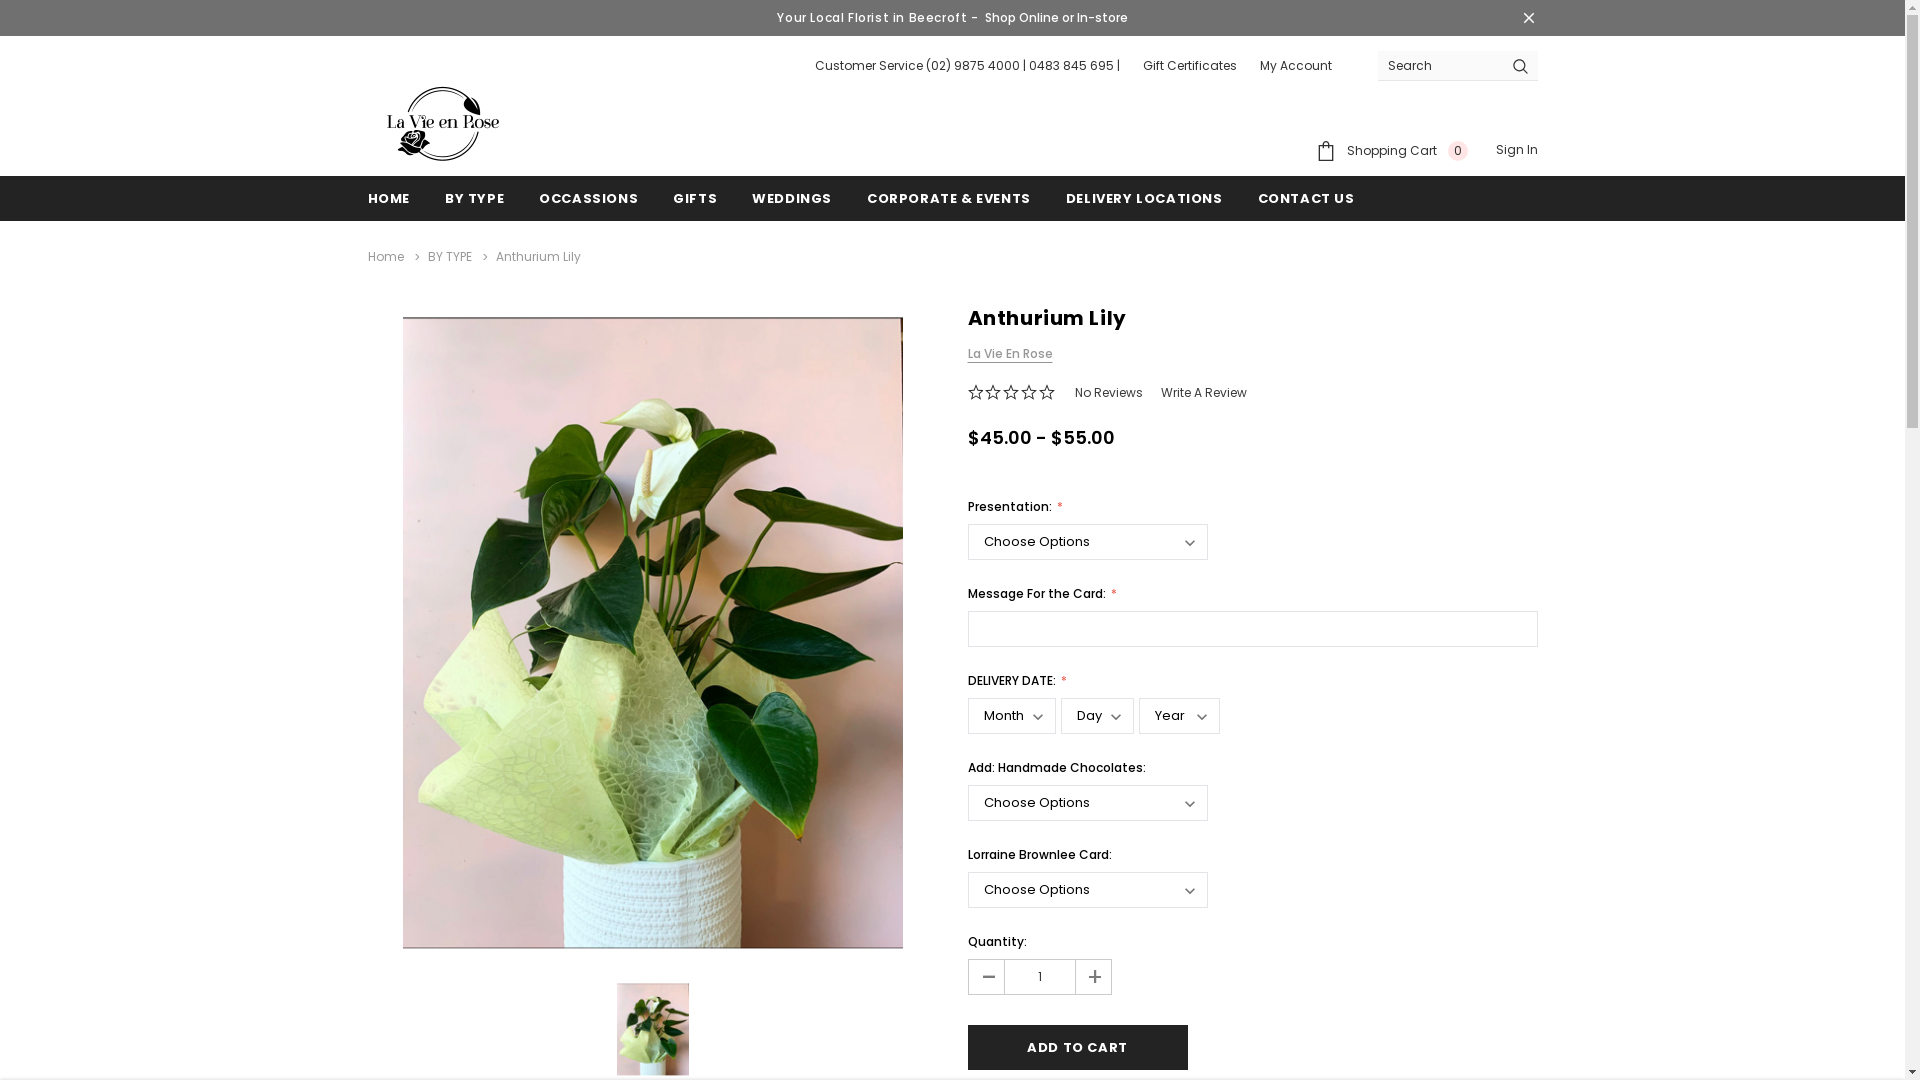 The width and height of the screenshot is (1920, 1080). Describe the element at coordinates (1077, 1046) in the screenshot. I see `'Add to Cart'` at that location.